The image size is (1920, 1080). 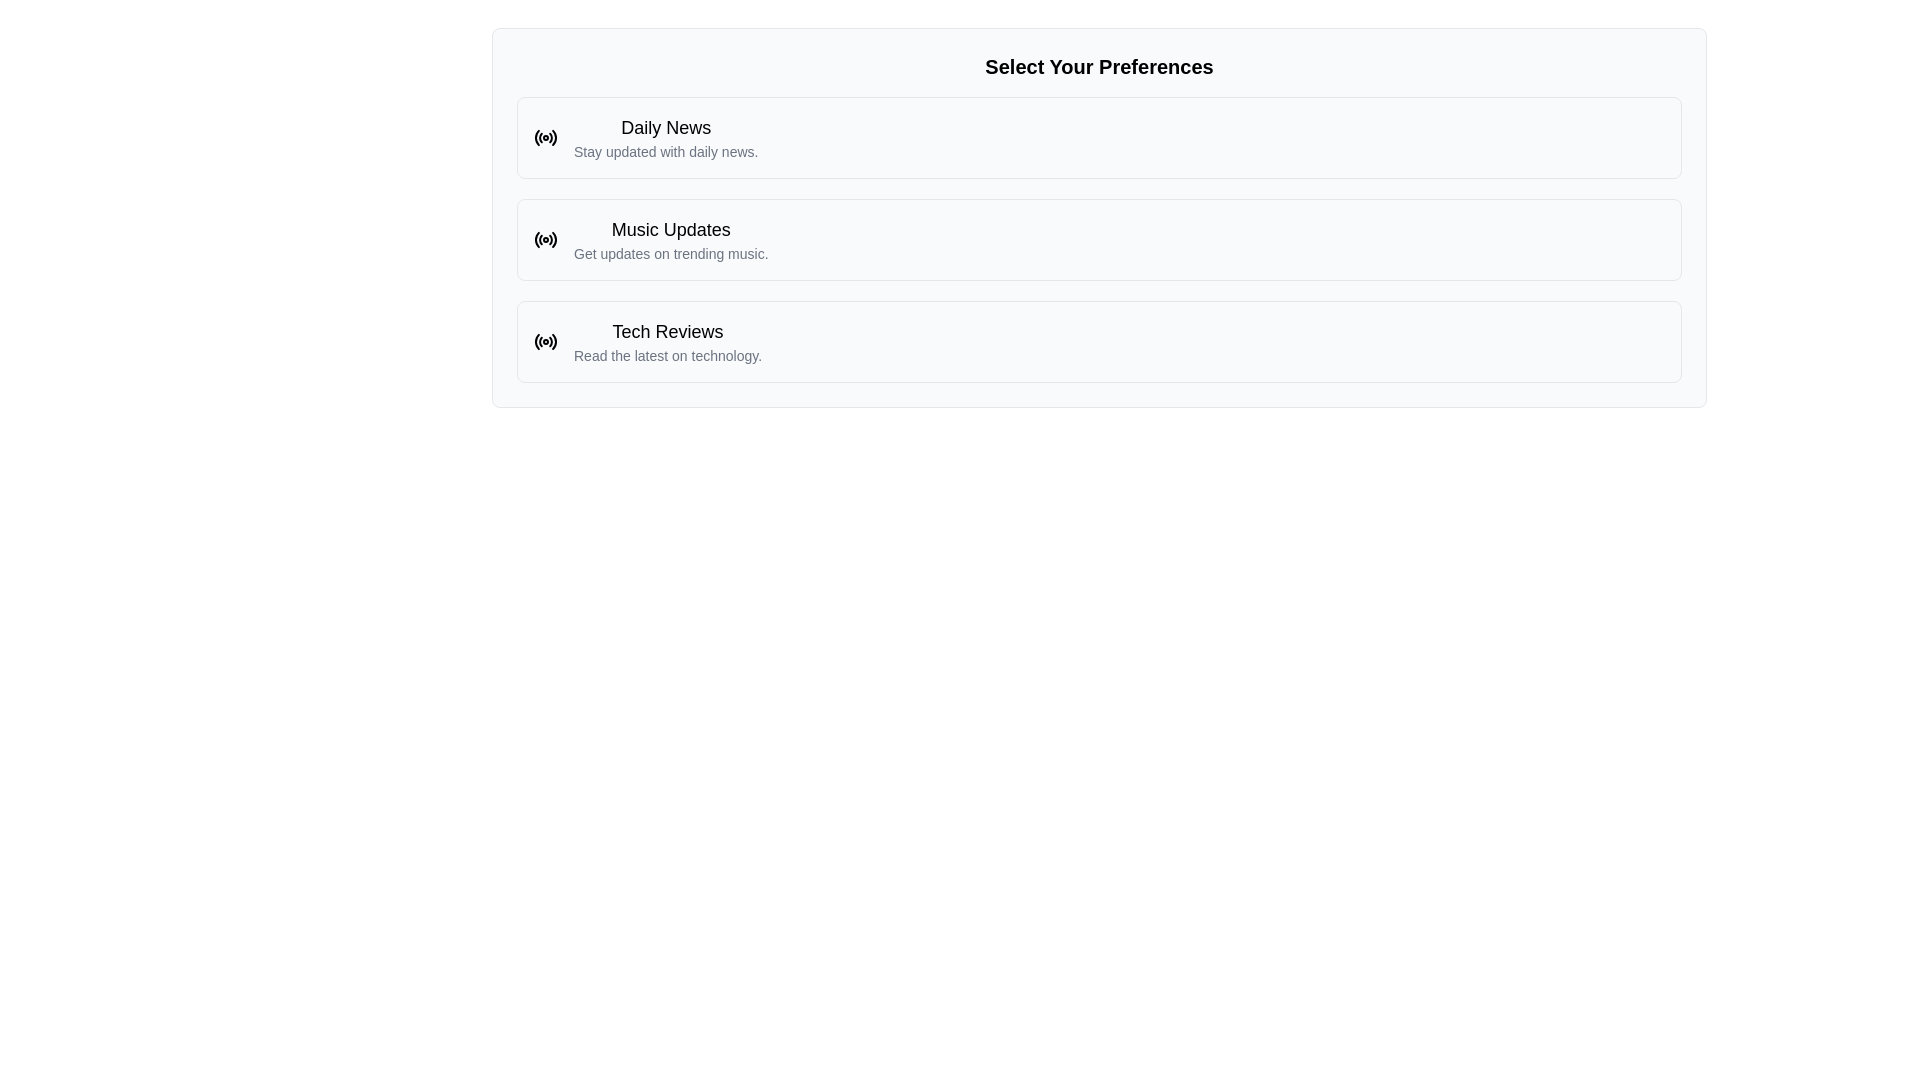 I want to click on the selectable option for technology reviews and updates, which is the third element in a vertical list below 'Daily News' and 'Music Updates', so click(x=667, y=341).